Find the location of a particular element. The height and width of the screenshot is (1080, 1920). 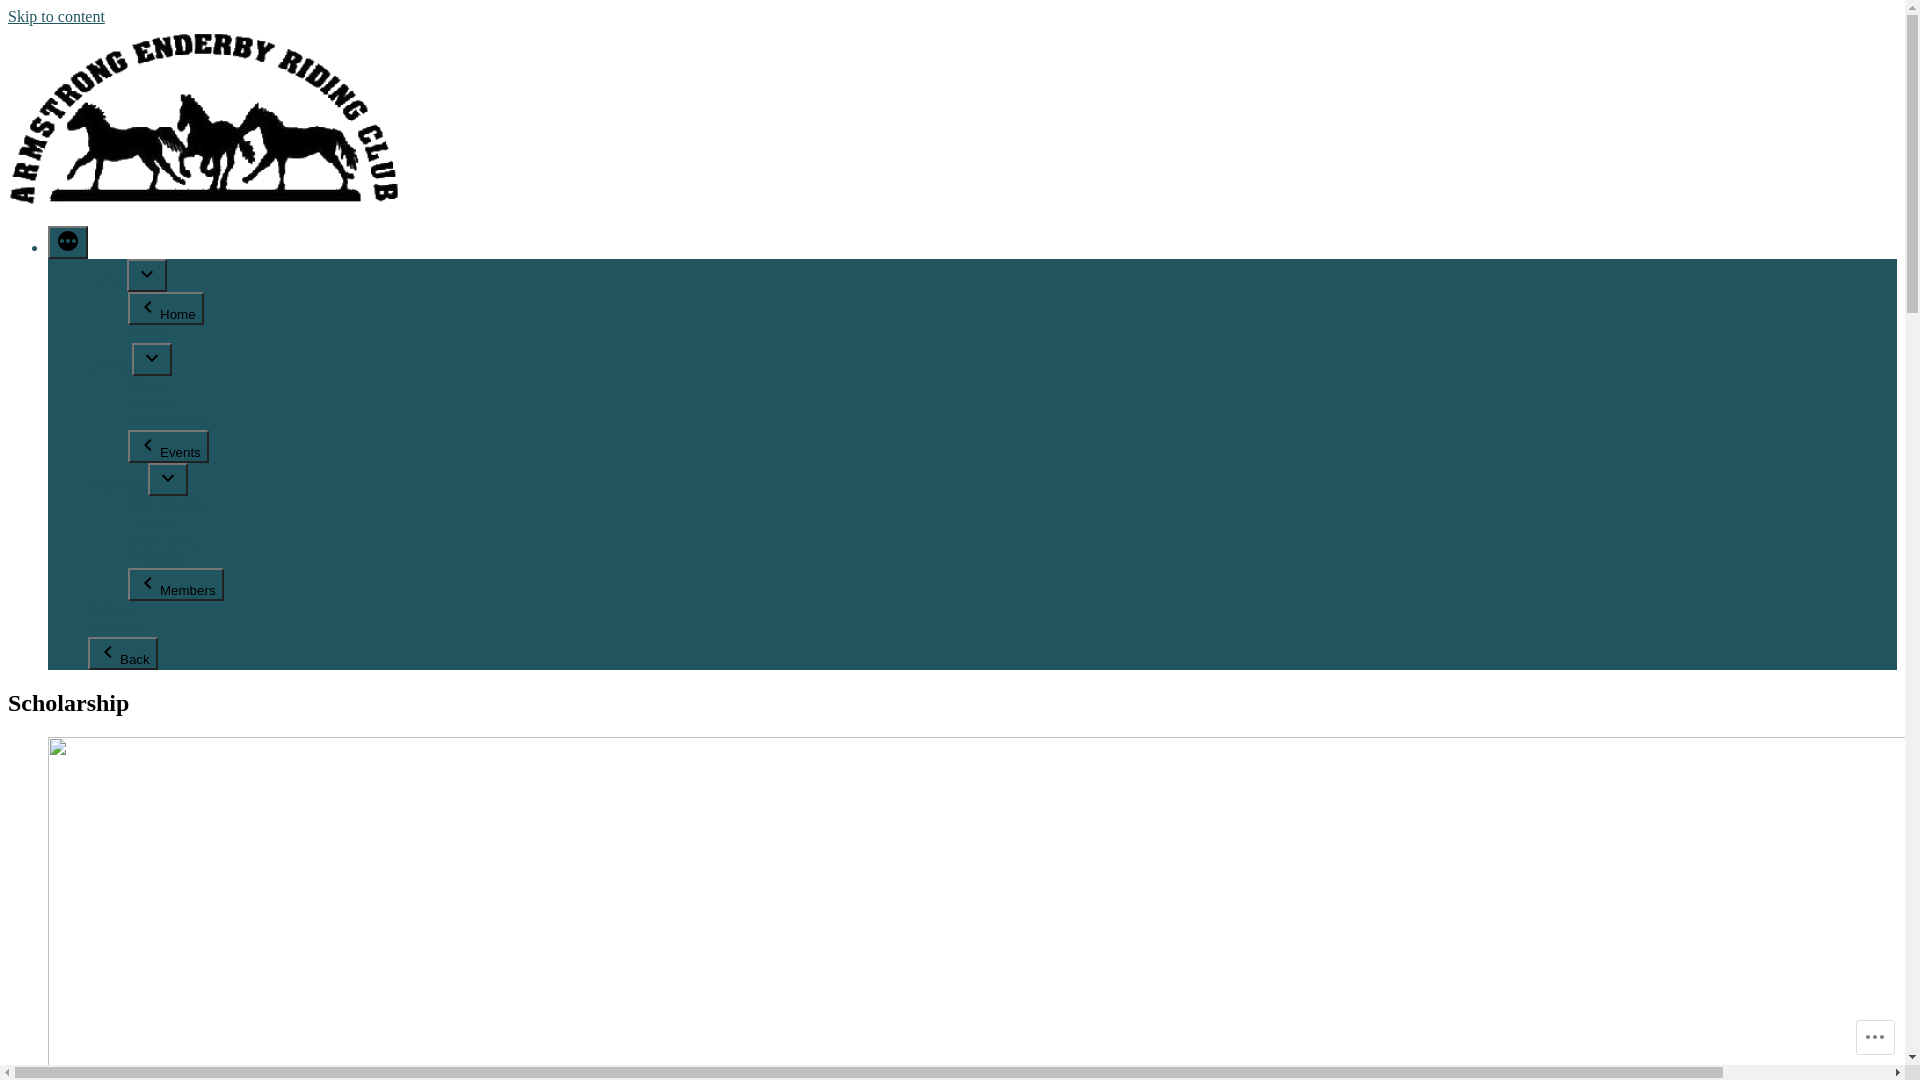

'Events' is located at coordinates (127, 445).